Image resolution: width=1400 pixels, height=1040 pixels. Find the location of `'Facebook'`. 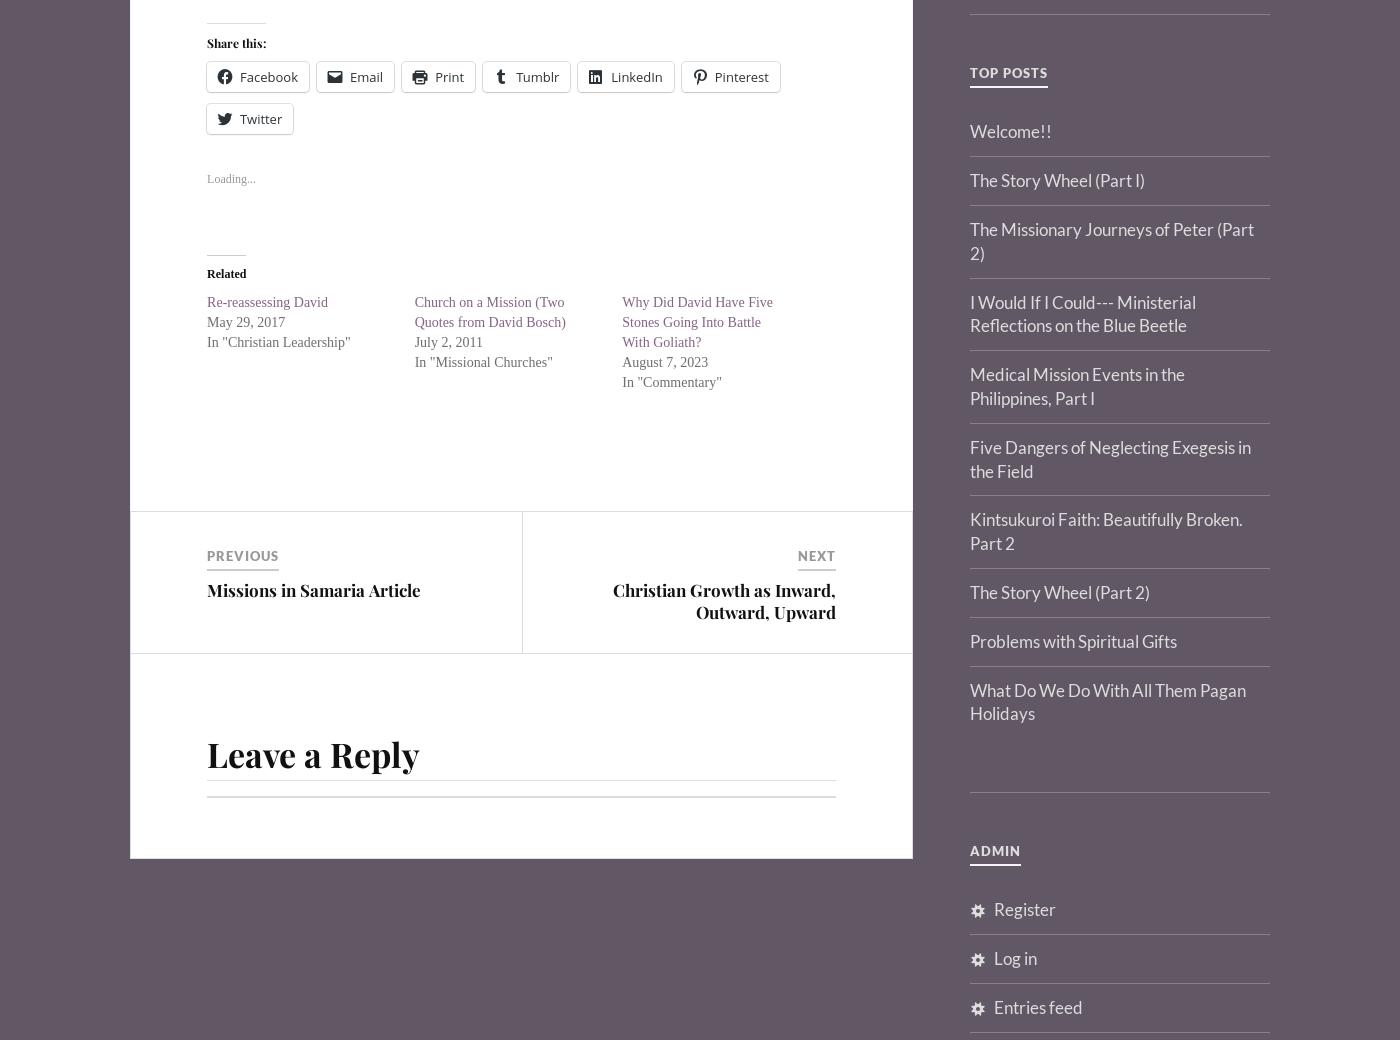

'Facebook' is located at coordinates (268, 75).